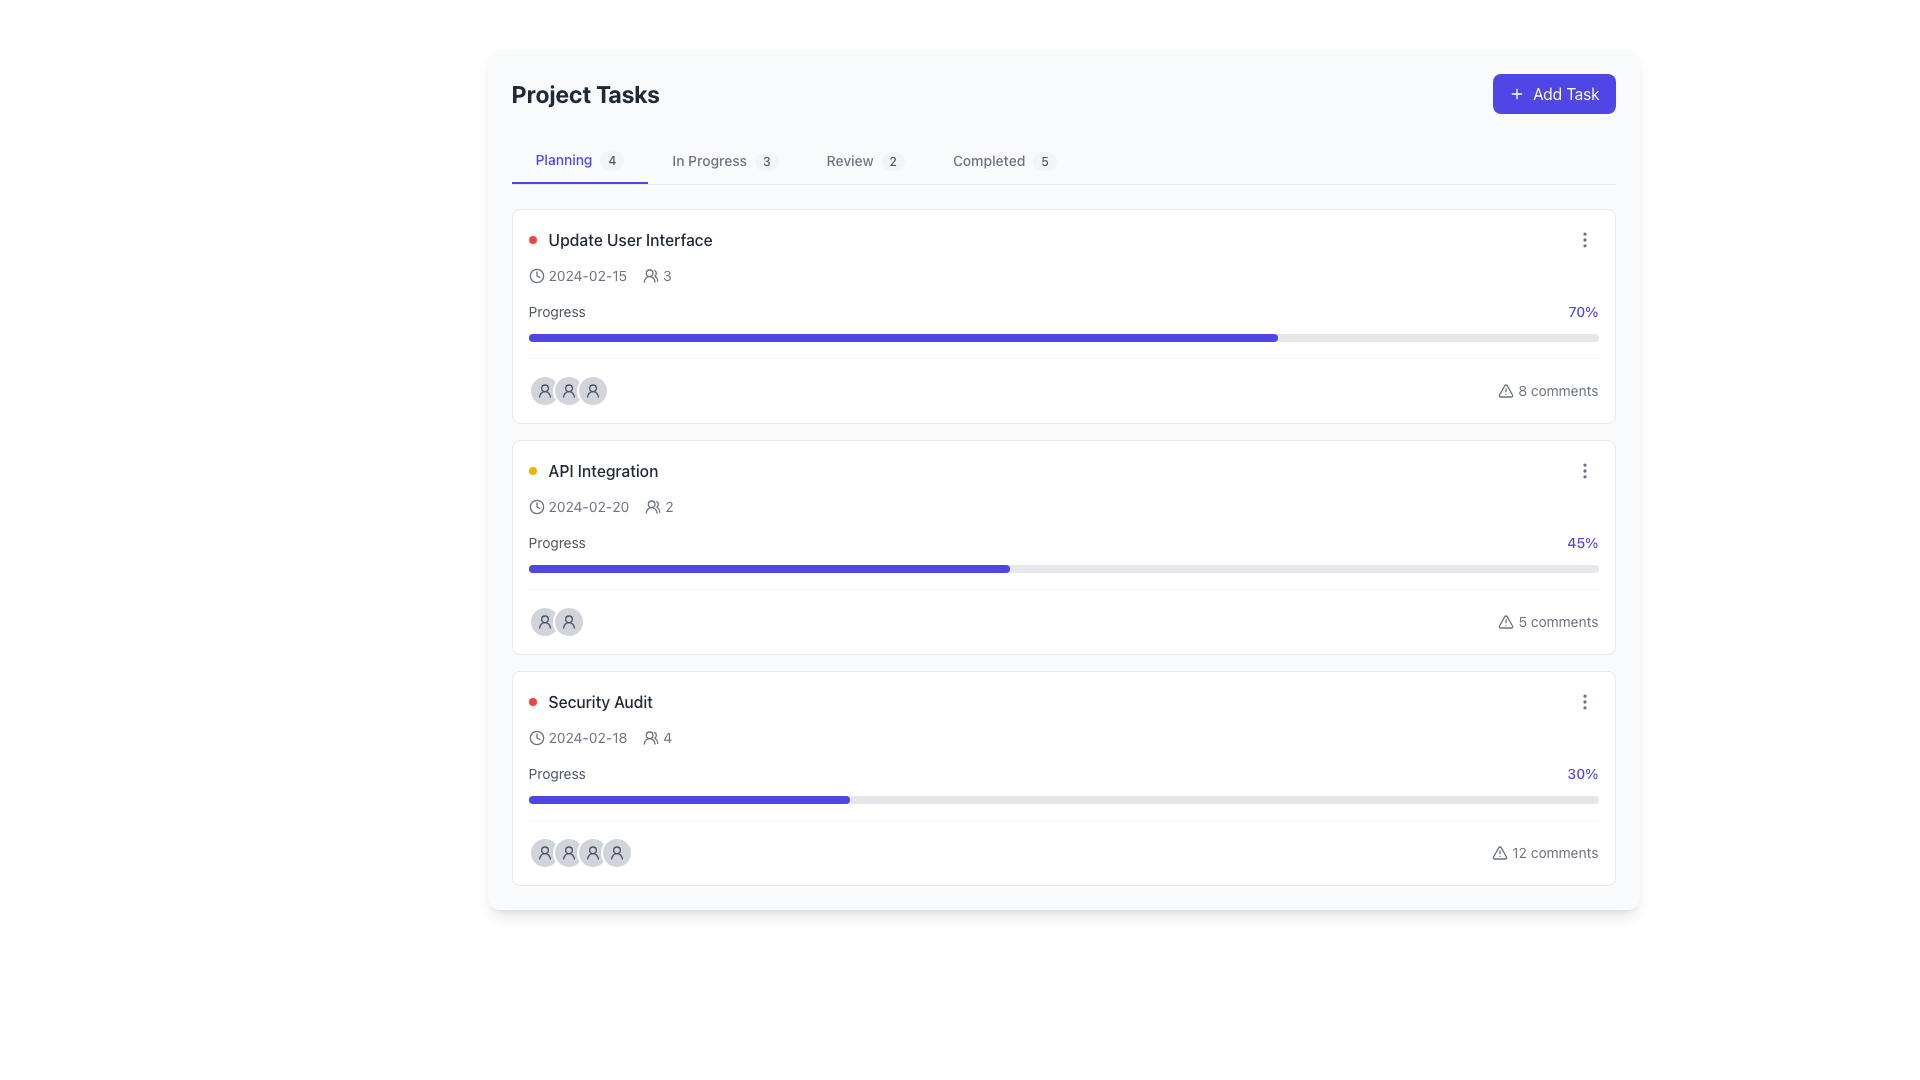  Describe the element at coordinates (567, 852) in the screenshot. I see `the second user profile icon in the 'Security Audit' task section` at that location.